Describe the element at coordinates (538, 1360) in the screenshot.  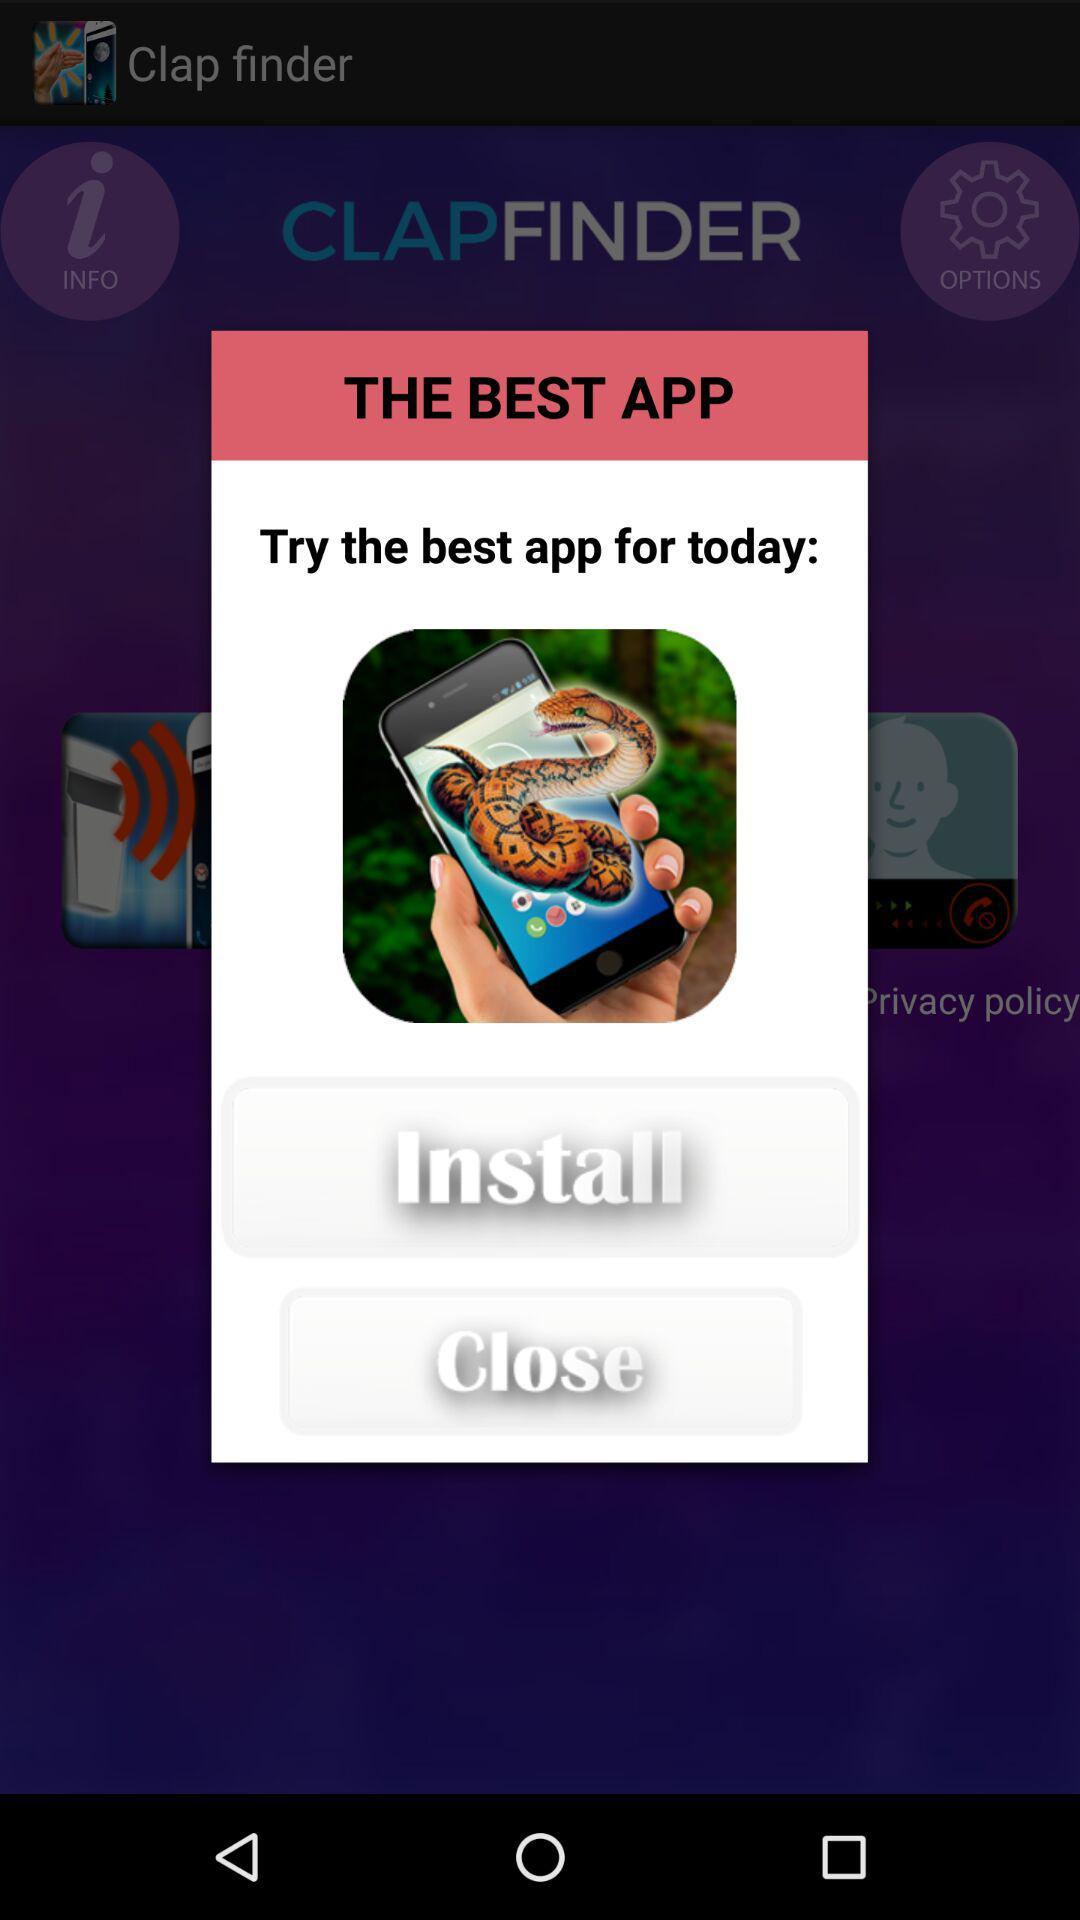
I see `the popup` at that location.